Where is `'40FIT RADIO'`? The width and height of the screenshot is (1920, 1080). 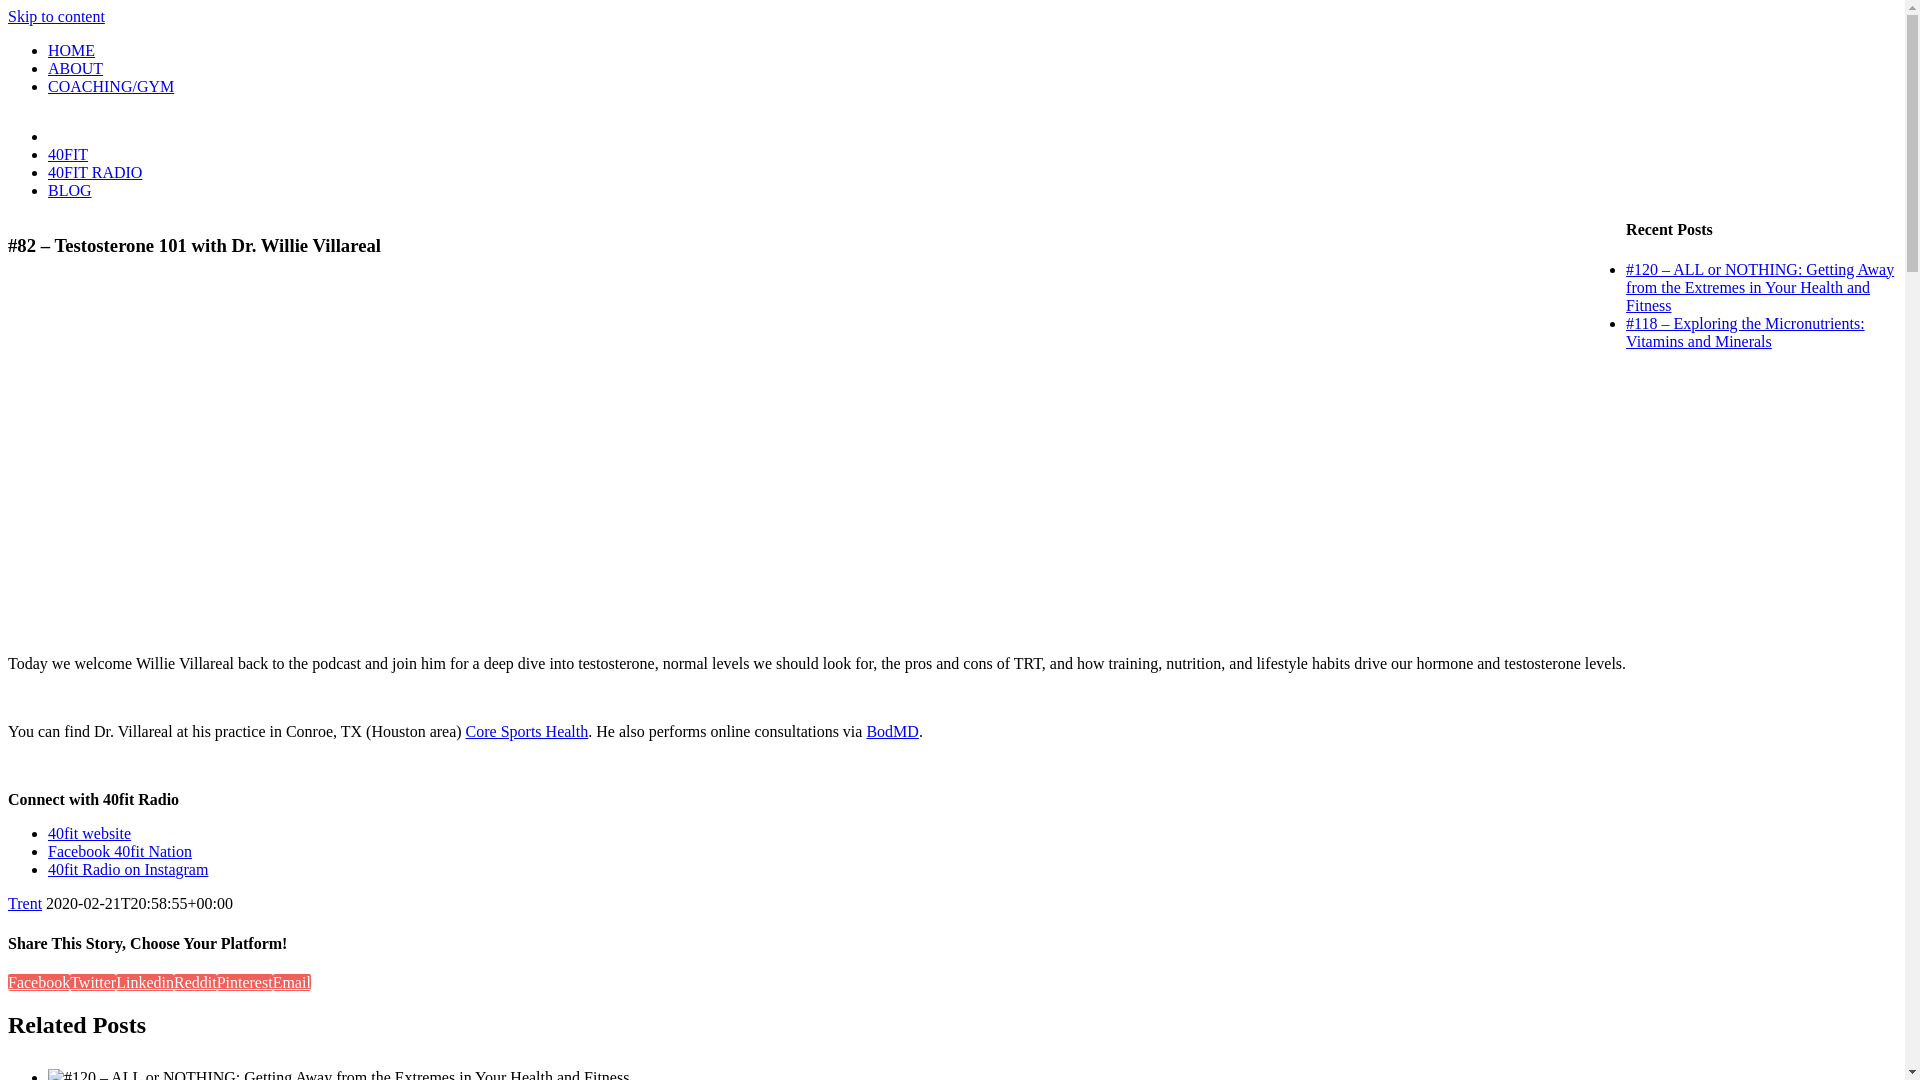 '40FIT RADIO' is located at coordinates (94, 171).